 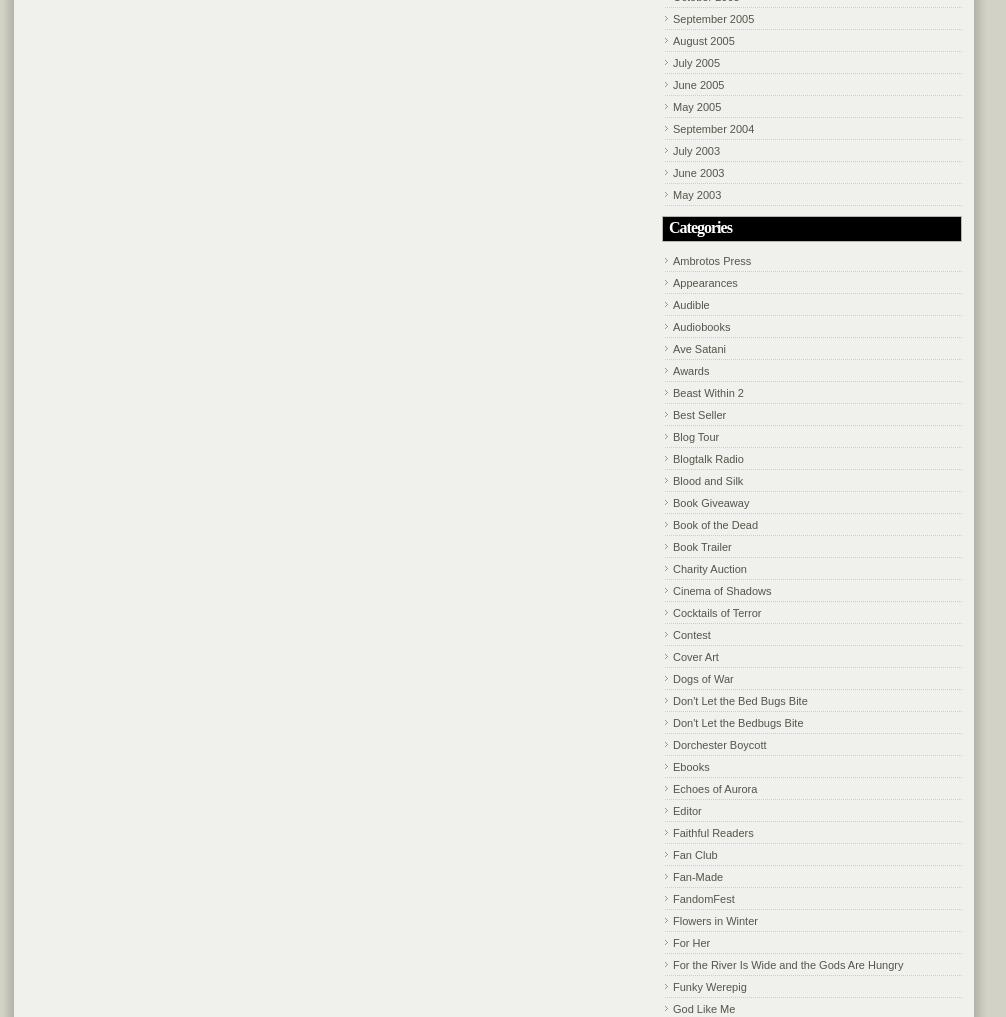 What do you see at coordinates (691, 941) in the screenshot?
I see `'For Her'` at bounding box center [691, 941].